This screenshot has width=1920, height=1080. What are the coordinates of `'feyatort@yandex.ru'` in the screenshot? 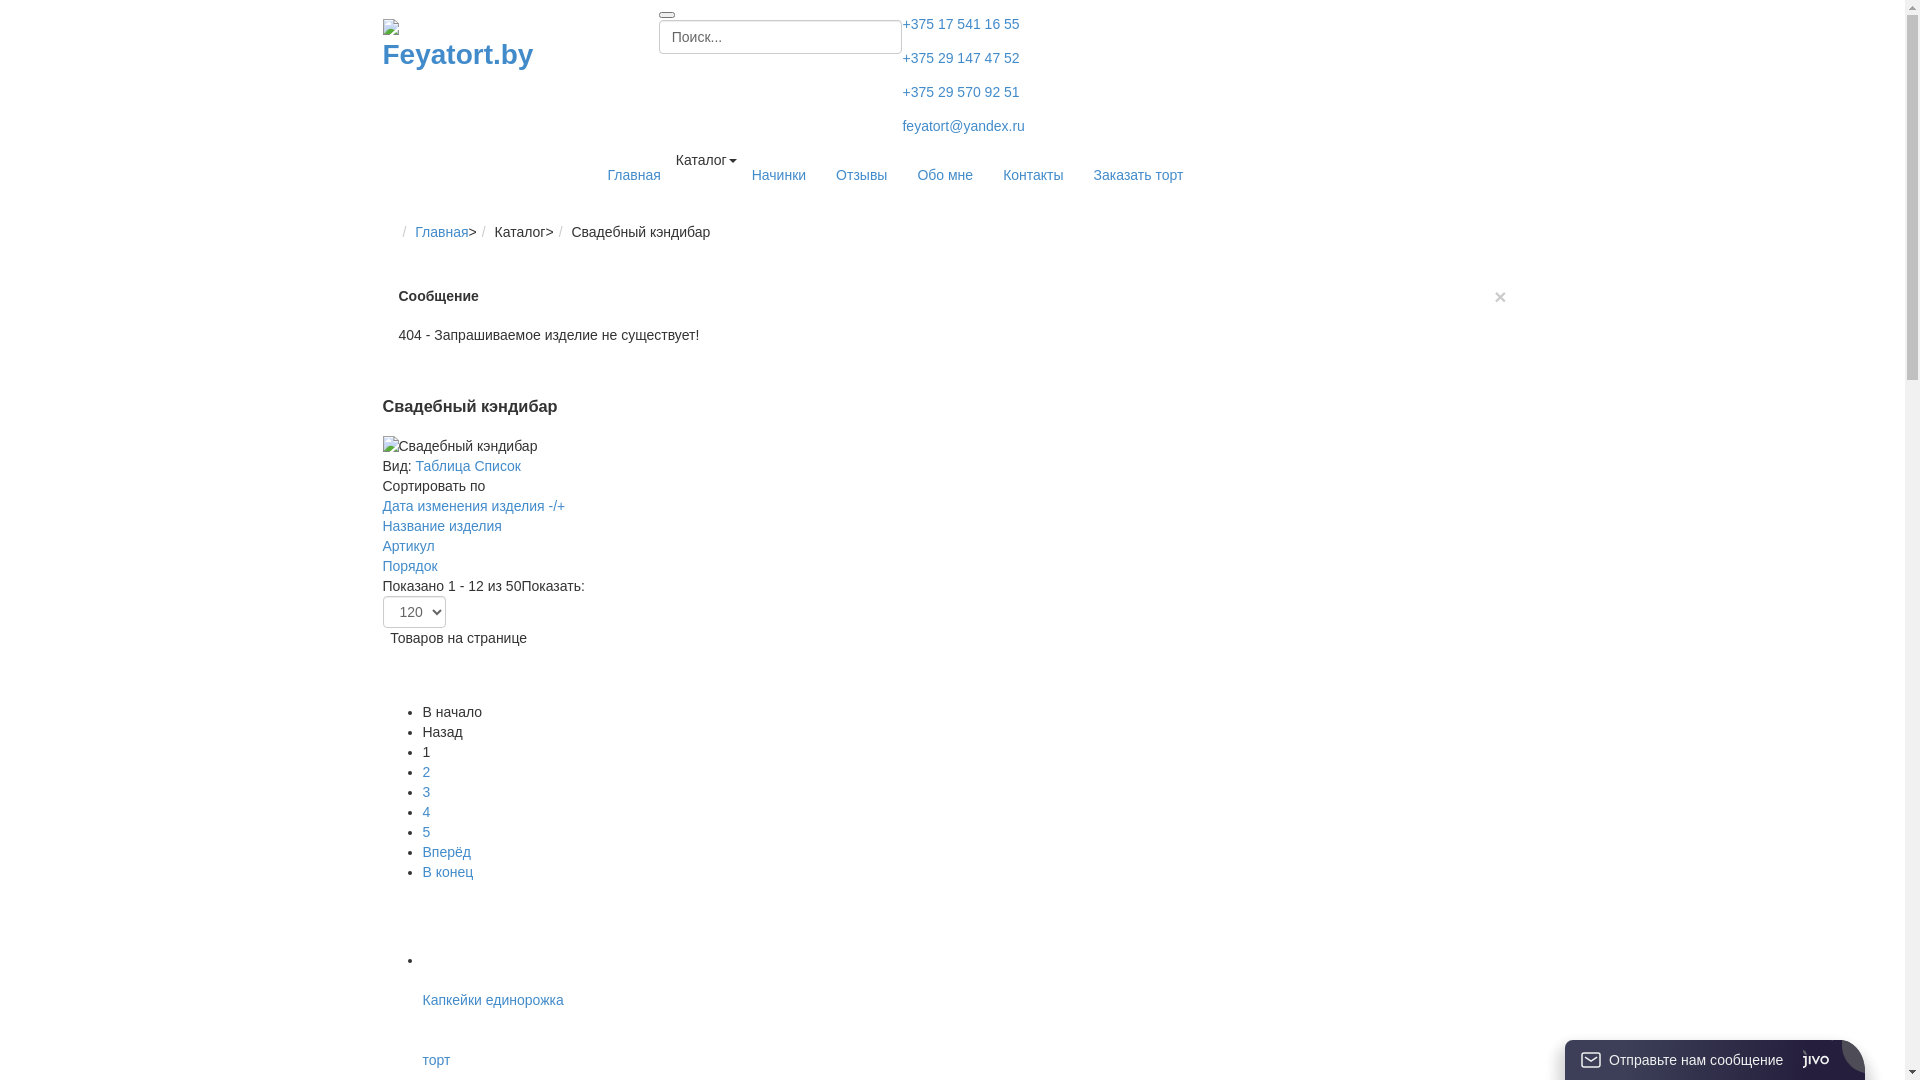 It's located at (901, 126).